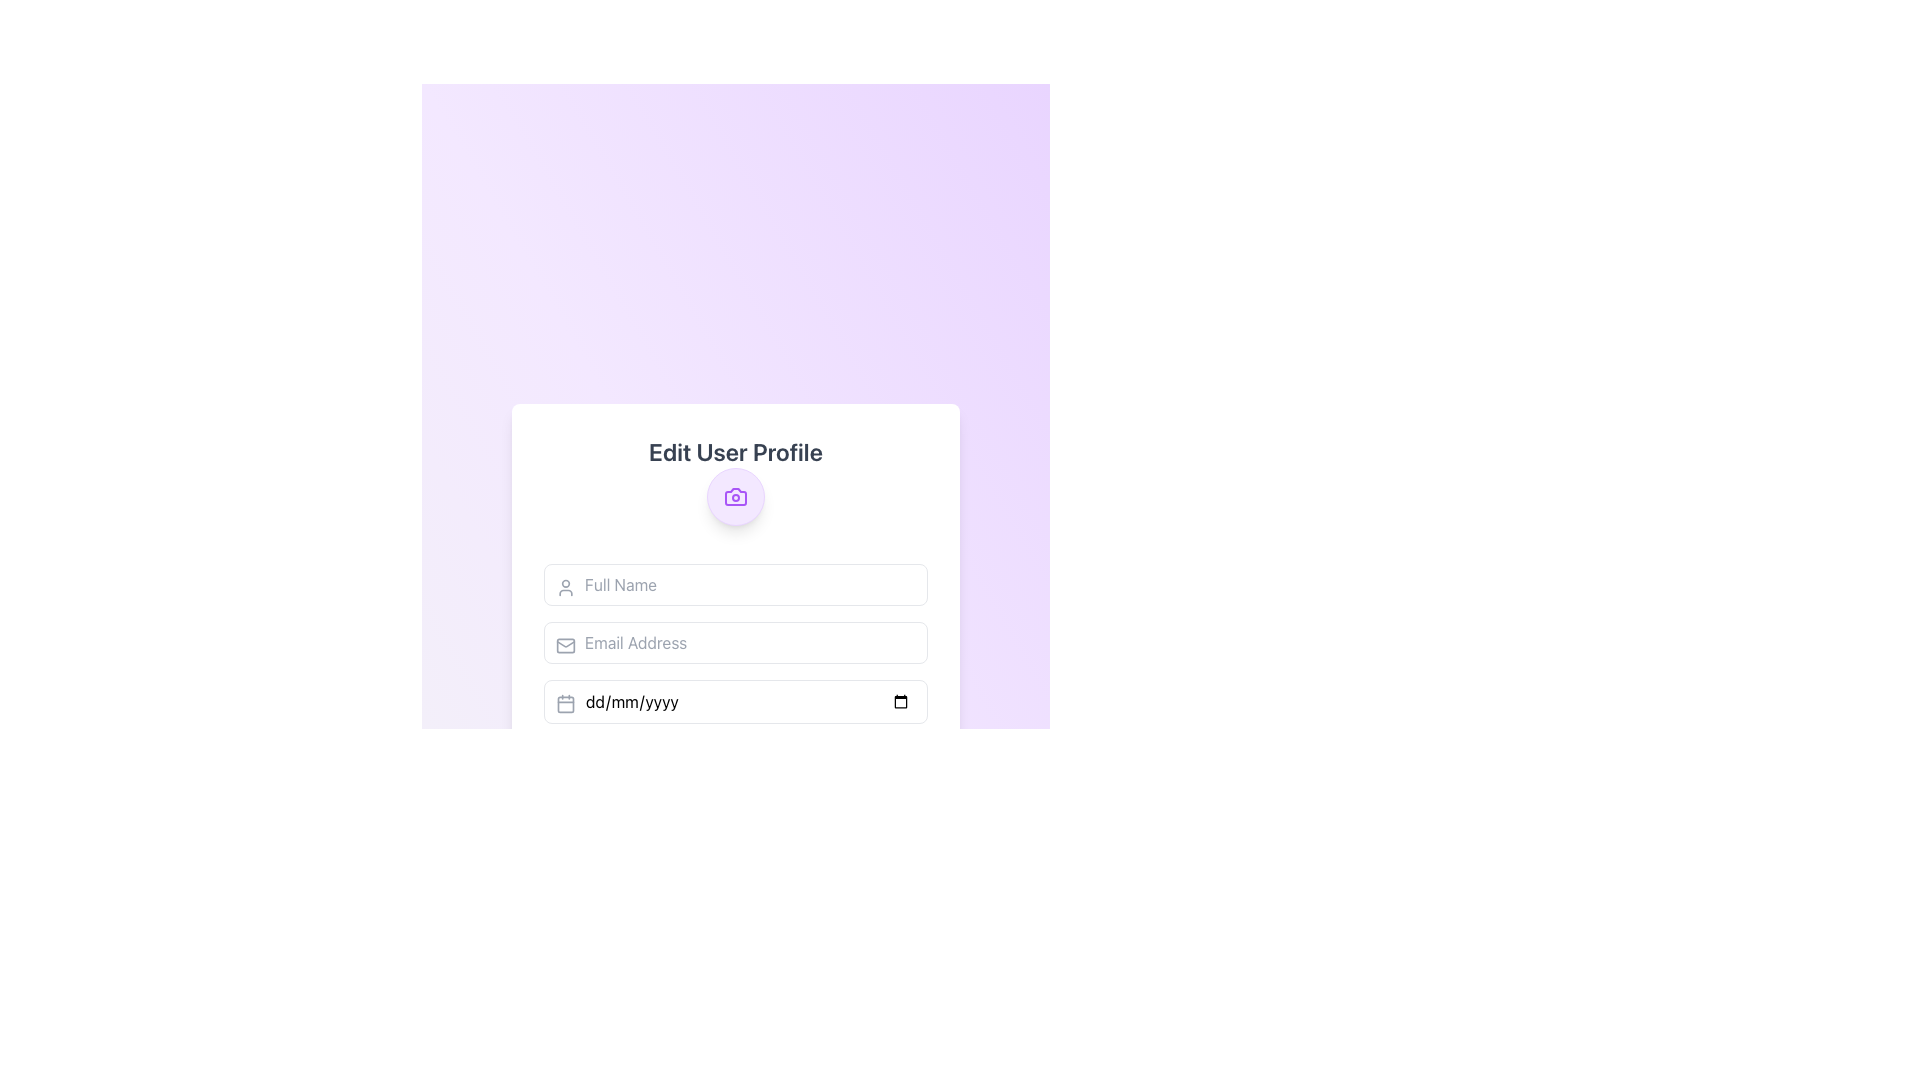  What do you see at coordinates (565, 703) in the screenshot?
I see `the small gray outlined calendar icon located to the left of the 'Birth Date' input field in the third input row of the form` at bounding box center [565, 703].